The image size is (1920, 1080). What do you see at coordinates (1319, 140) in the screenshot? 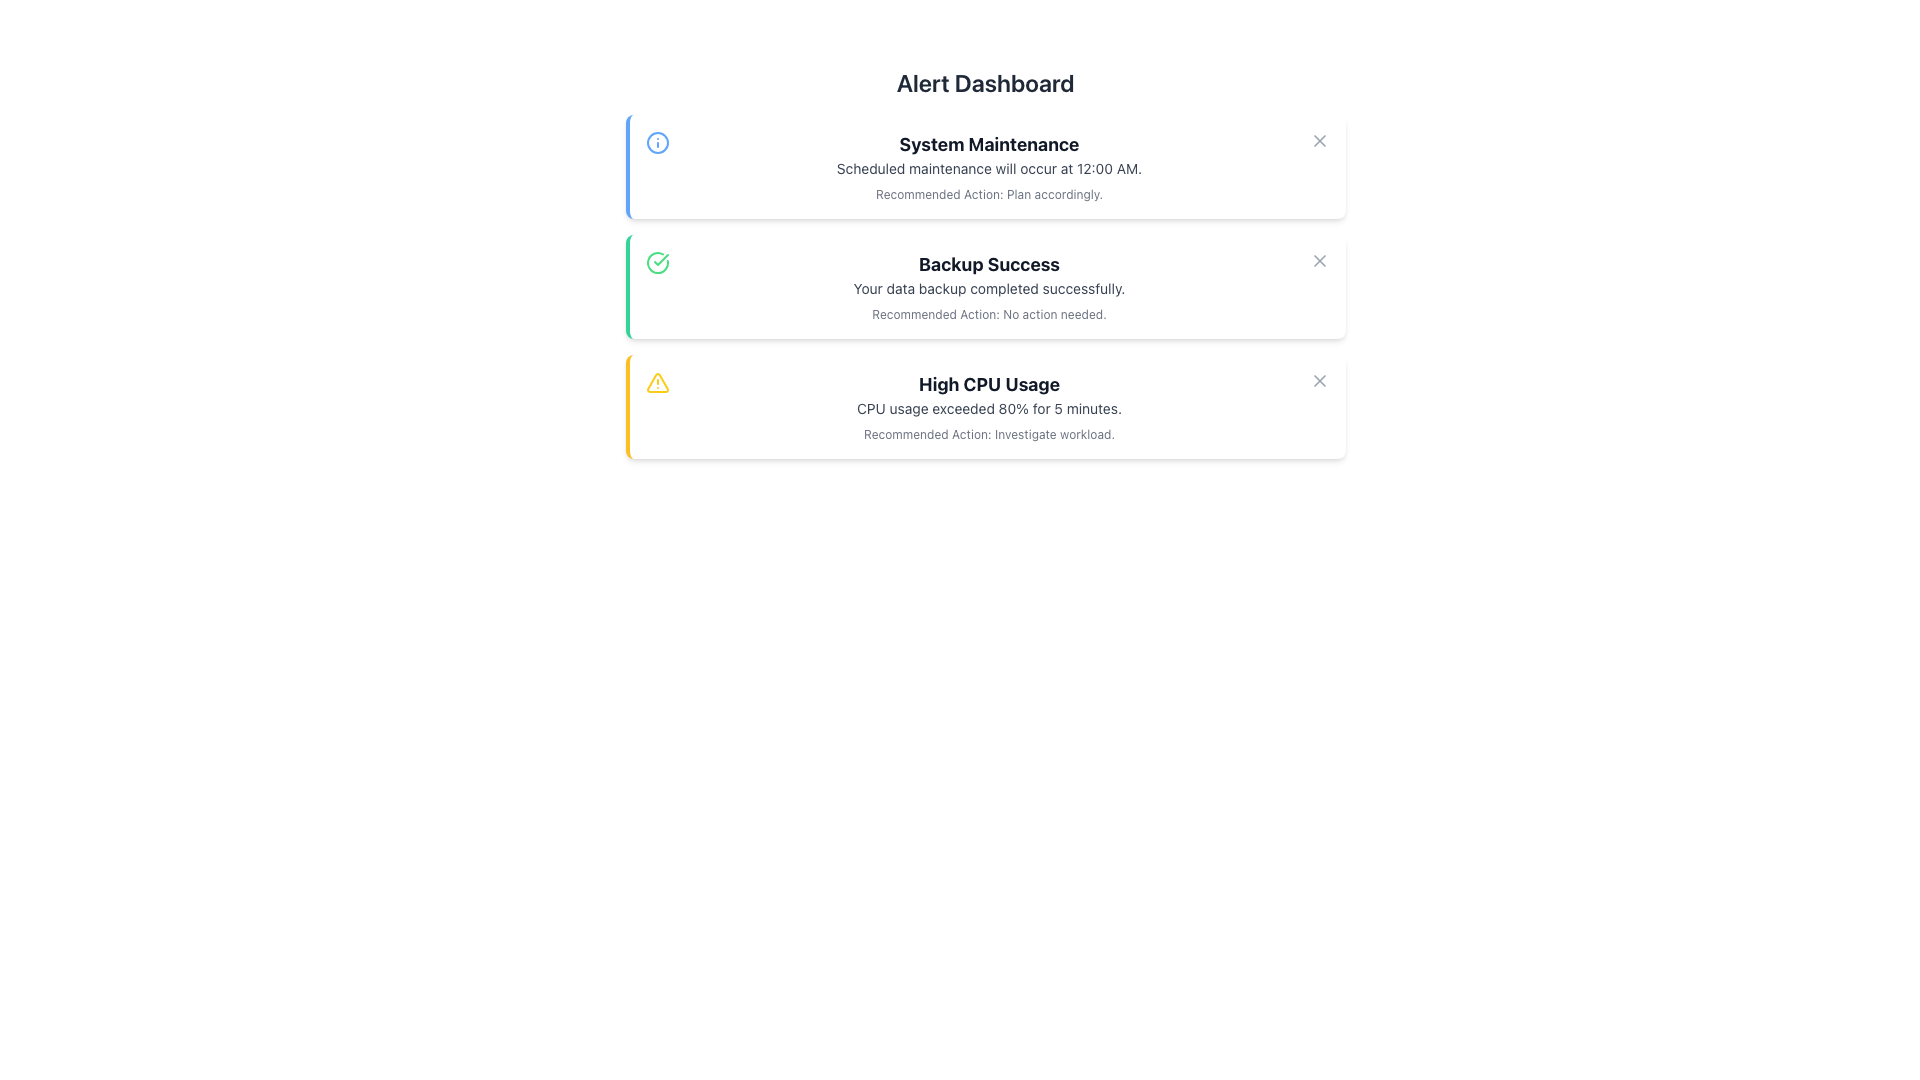
I see `the small 'X' shaped button located at the top-right corner of the notification card titled 'System Maintenance' to change its appearance` at bounding box center [1319, 140].